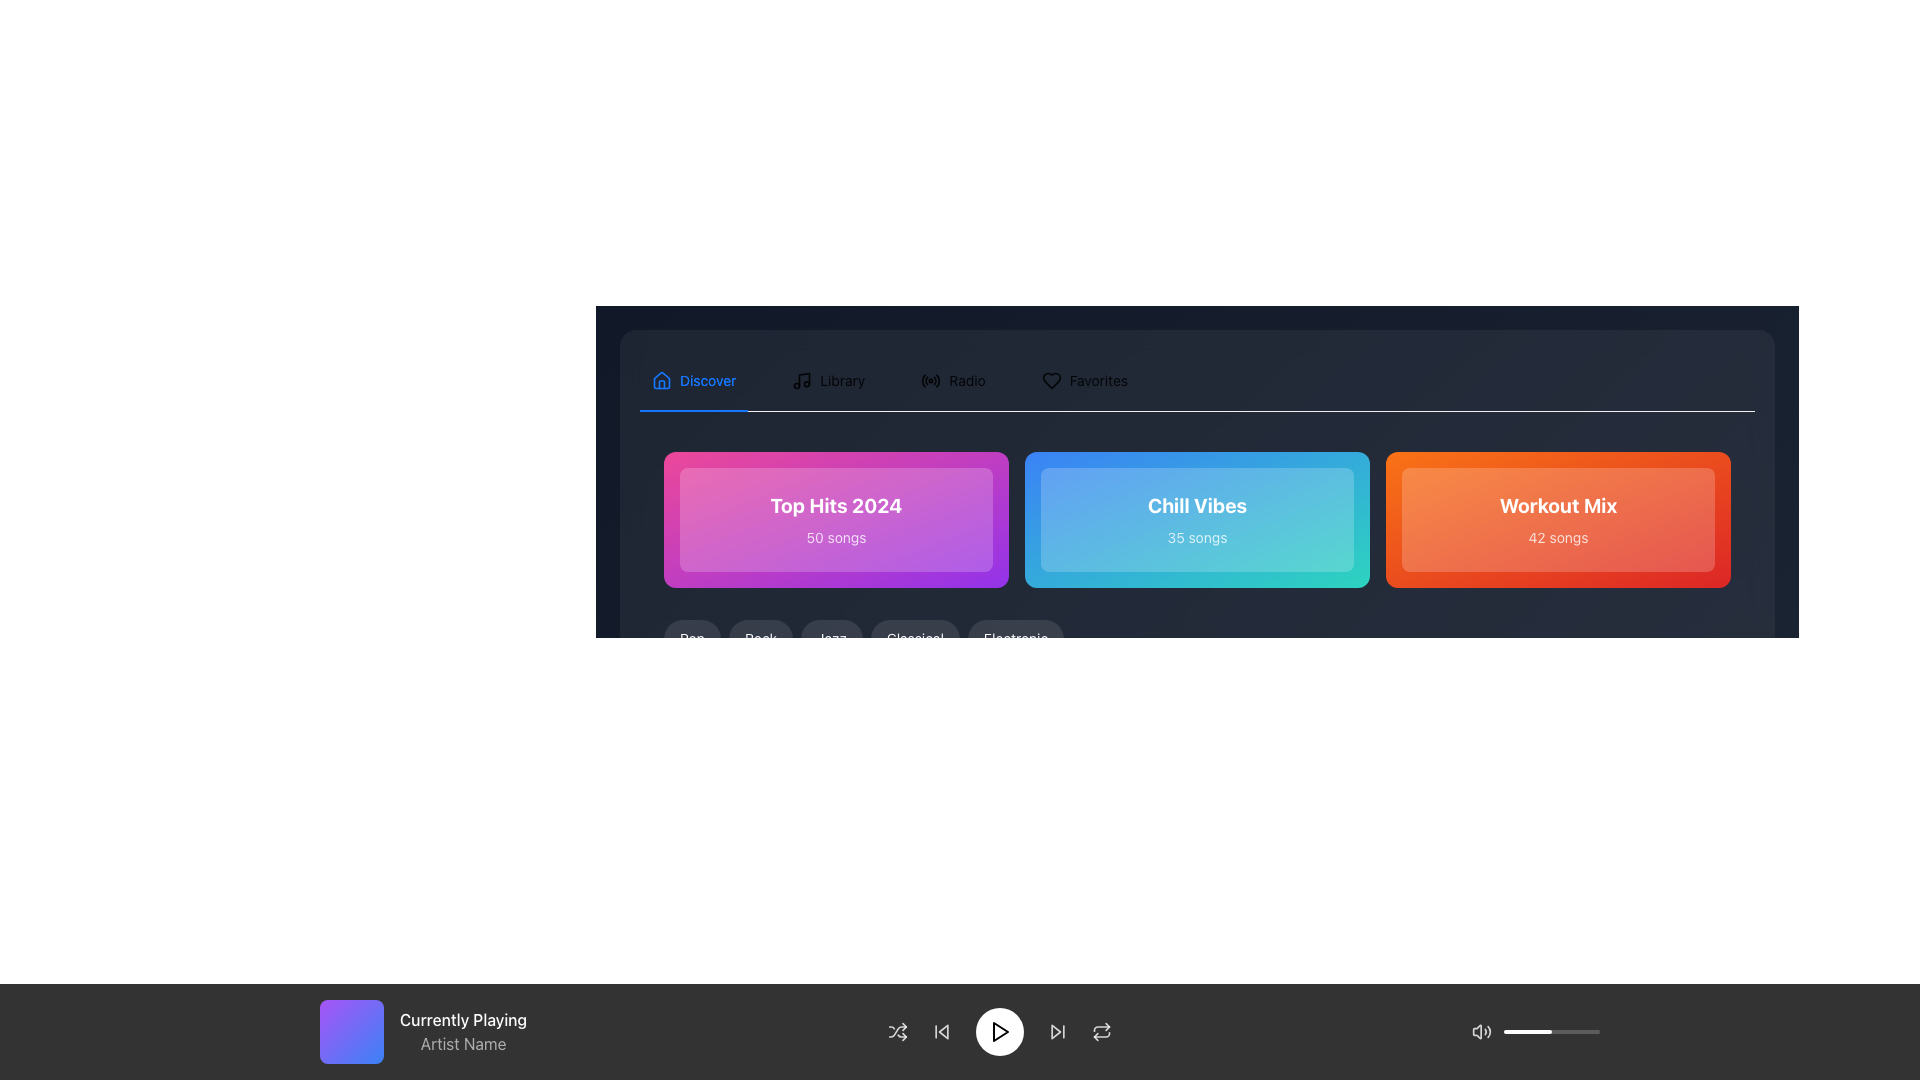 The height and width of the screenshot is (1080, 1920). What do you see at coordinates (760, 639) in the screenshot?
I see `the pill-shaped button labeled 'Rock'` at bounding box center [760, 639].